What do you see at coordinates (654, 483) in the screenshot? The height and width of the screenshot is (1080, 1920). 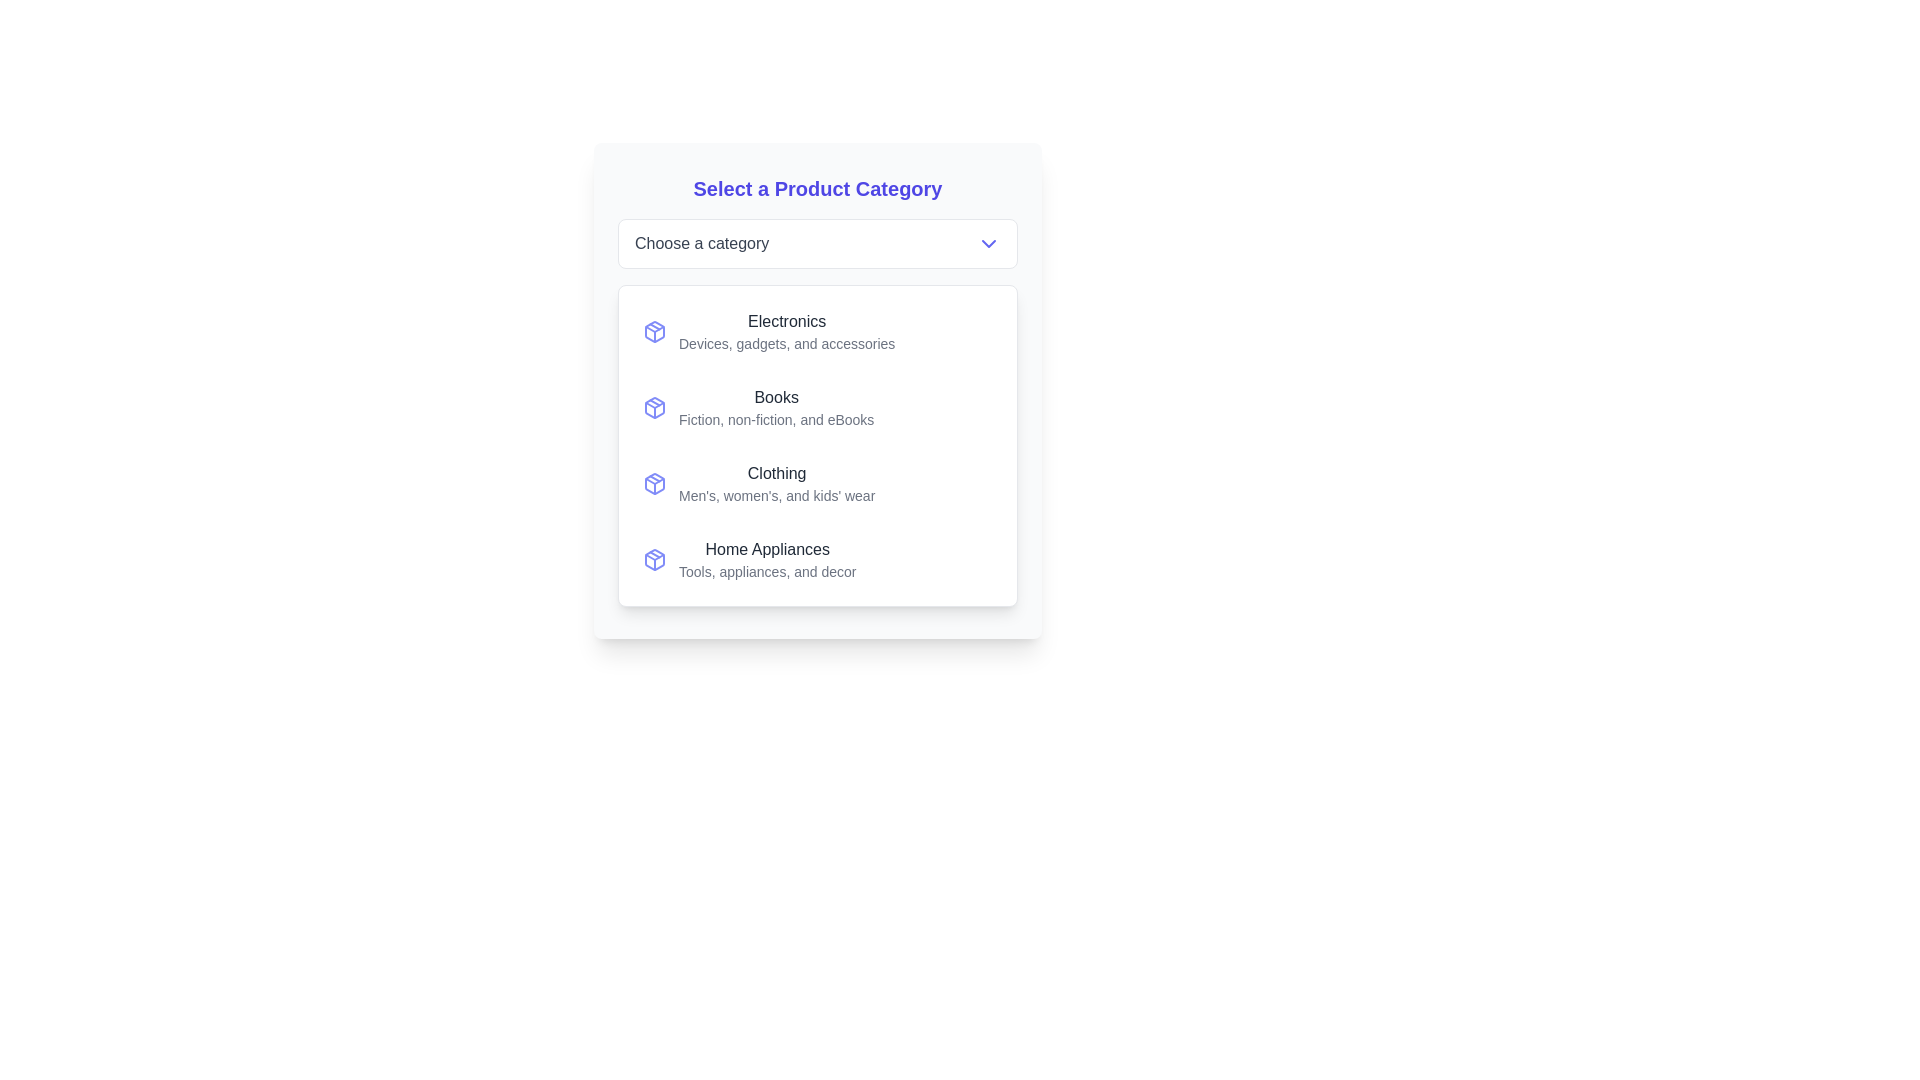 I see `the hexagonal SVG icon representing the 'Clothing' category in the vertical list of selectable categories` at bounding box center [654, 483].